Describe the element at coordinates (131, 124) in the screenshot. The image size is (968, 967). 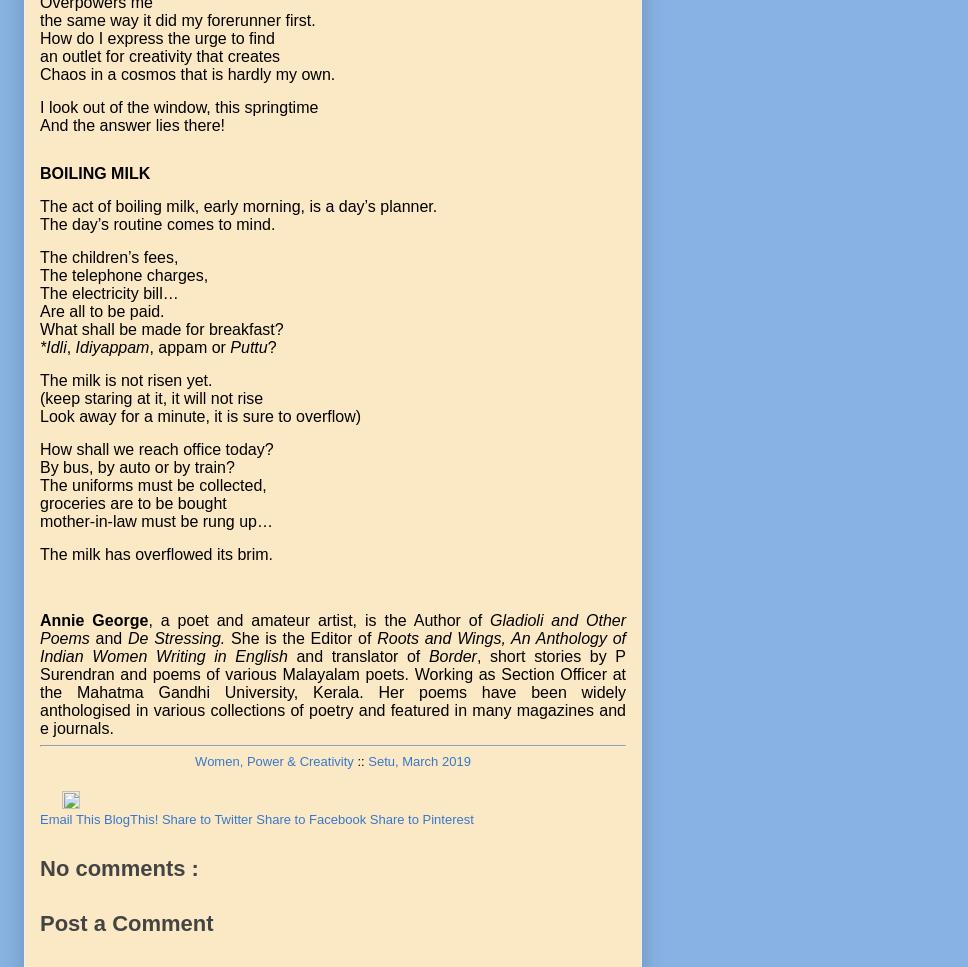
I see `'And the answer lies there!'` at that location.